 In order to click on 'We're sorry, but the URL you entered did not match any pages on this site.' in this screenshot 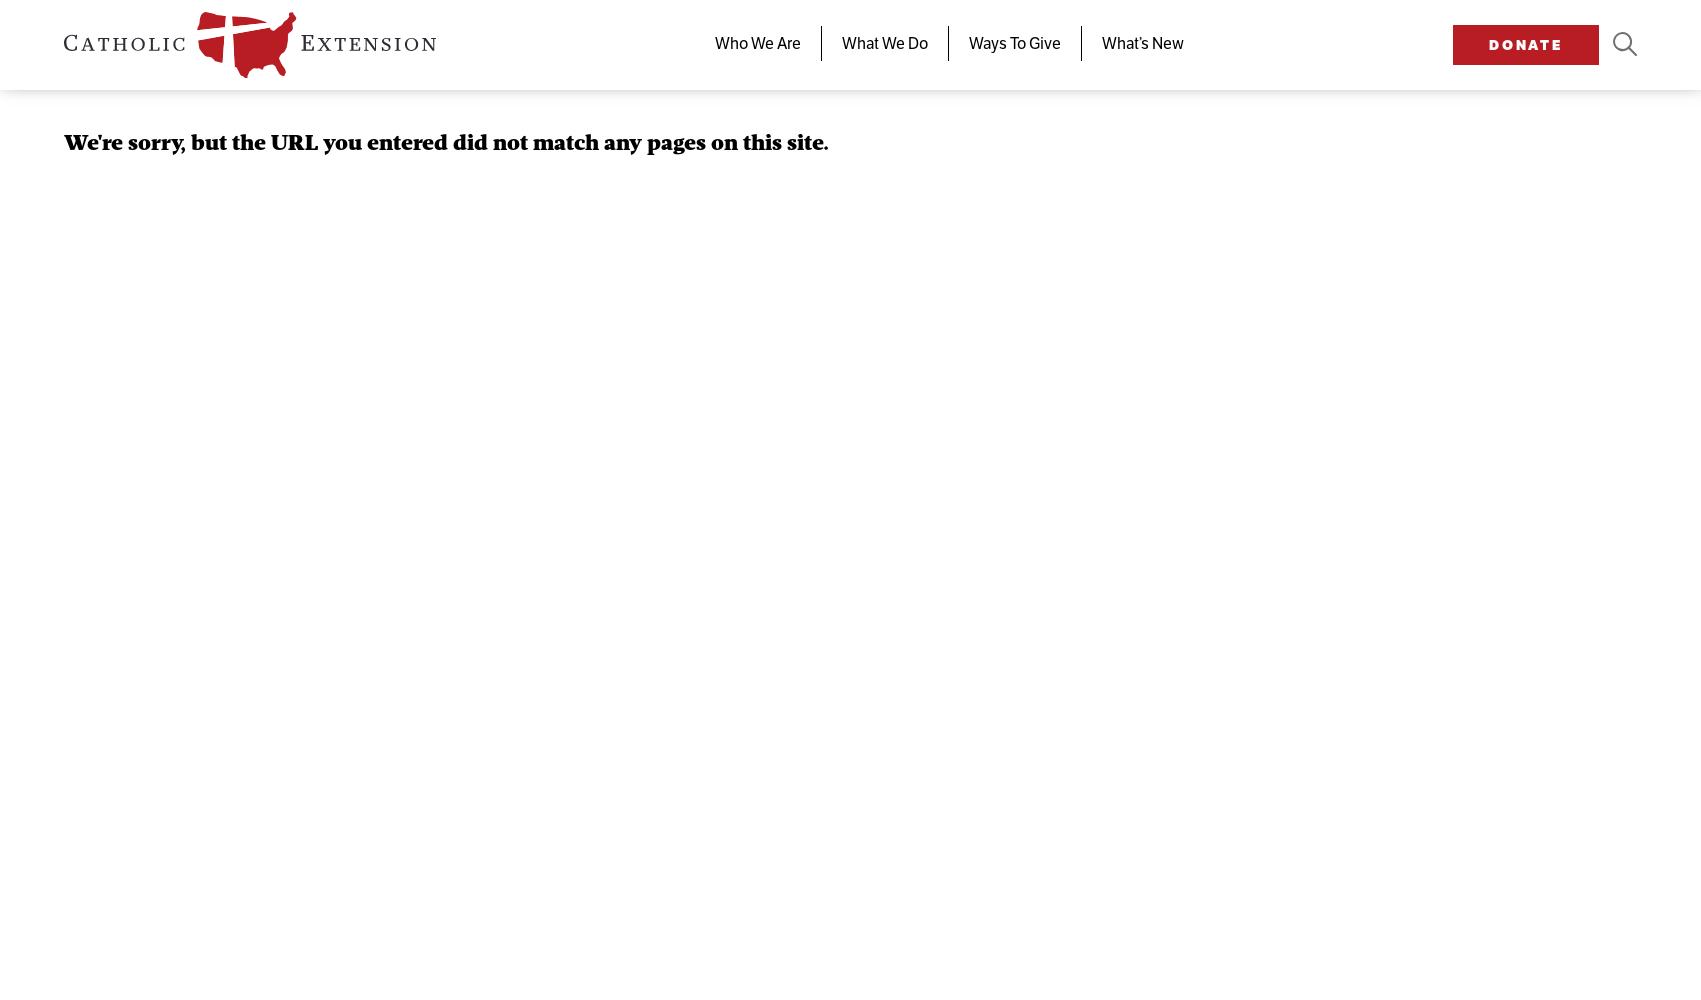, I will do `click(445, 144)`.